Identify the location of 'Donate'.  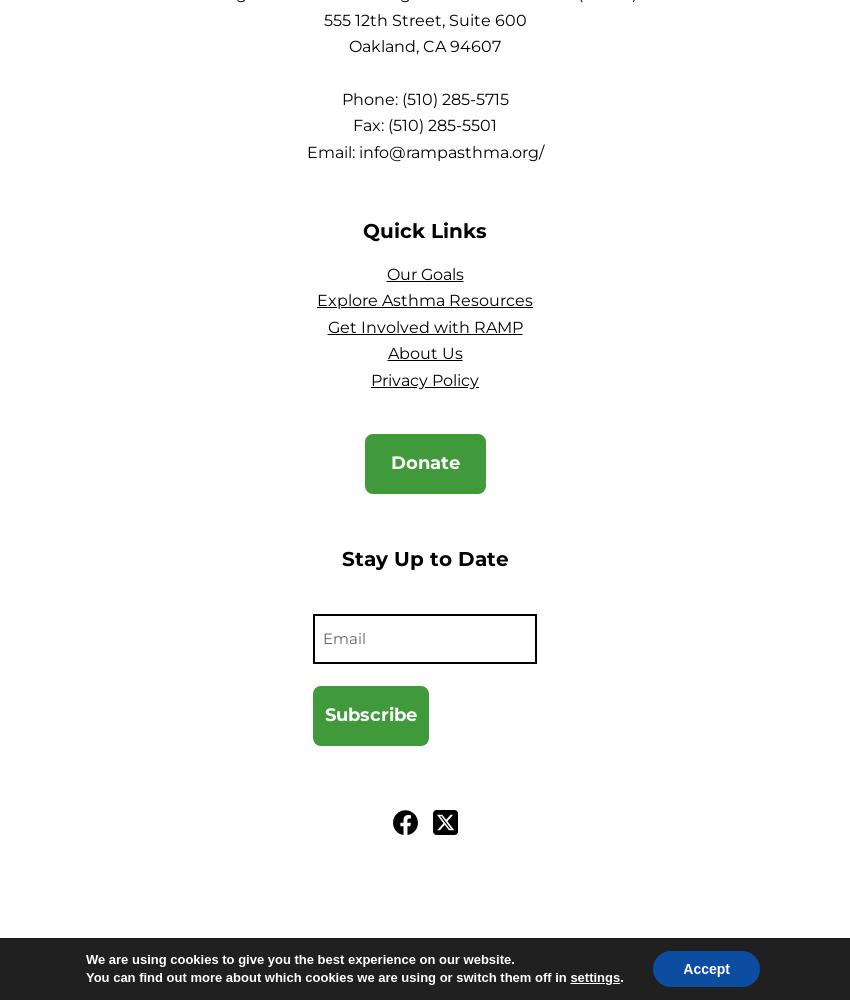
(424, 462).